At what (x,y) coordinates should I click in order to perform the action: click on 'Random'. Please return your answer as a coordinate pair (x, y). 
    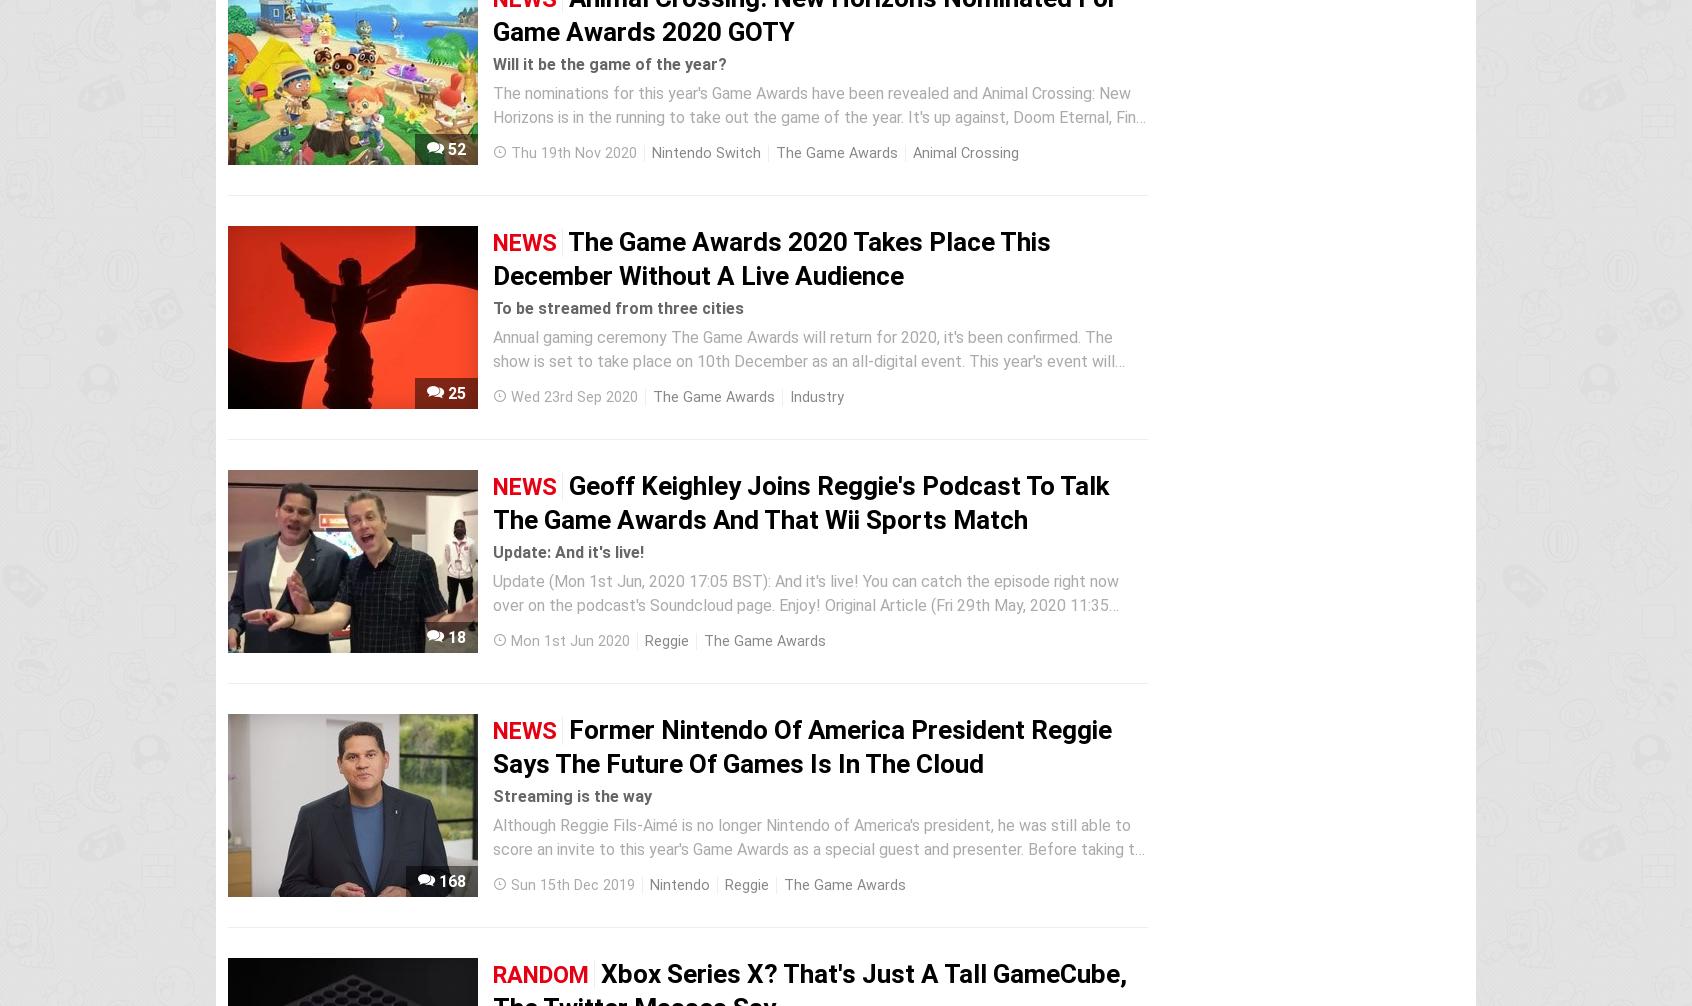
    Looking at the image, I should click on (540, 974).